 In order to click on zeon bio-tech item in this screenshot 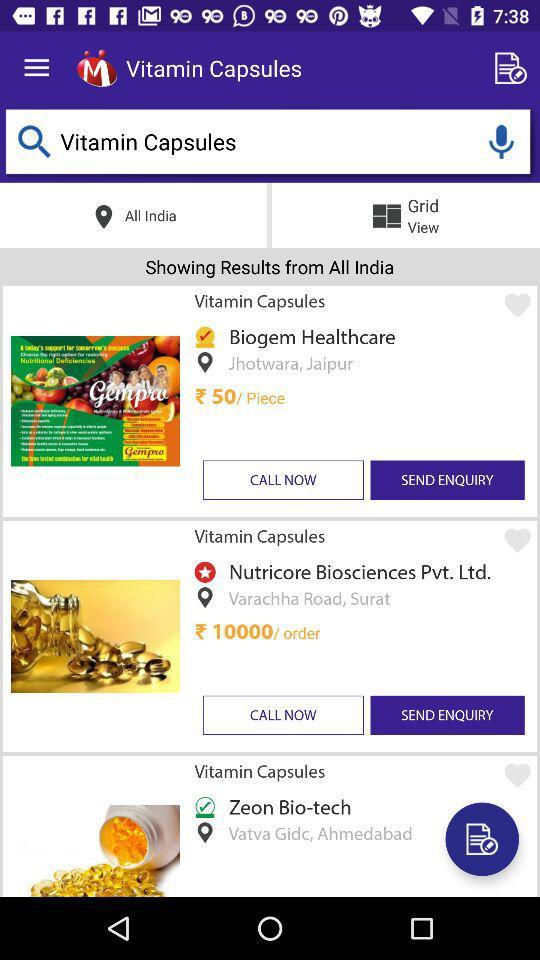, I will do `click(286, 806)`.